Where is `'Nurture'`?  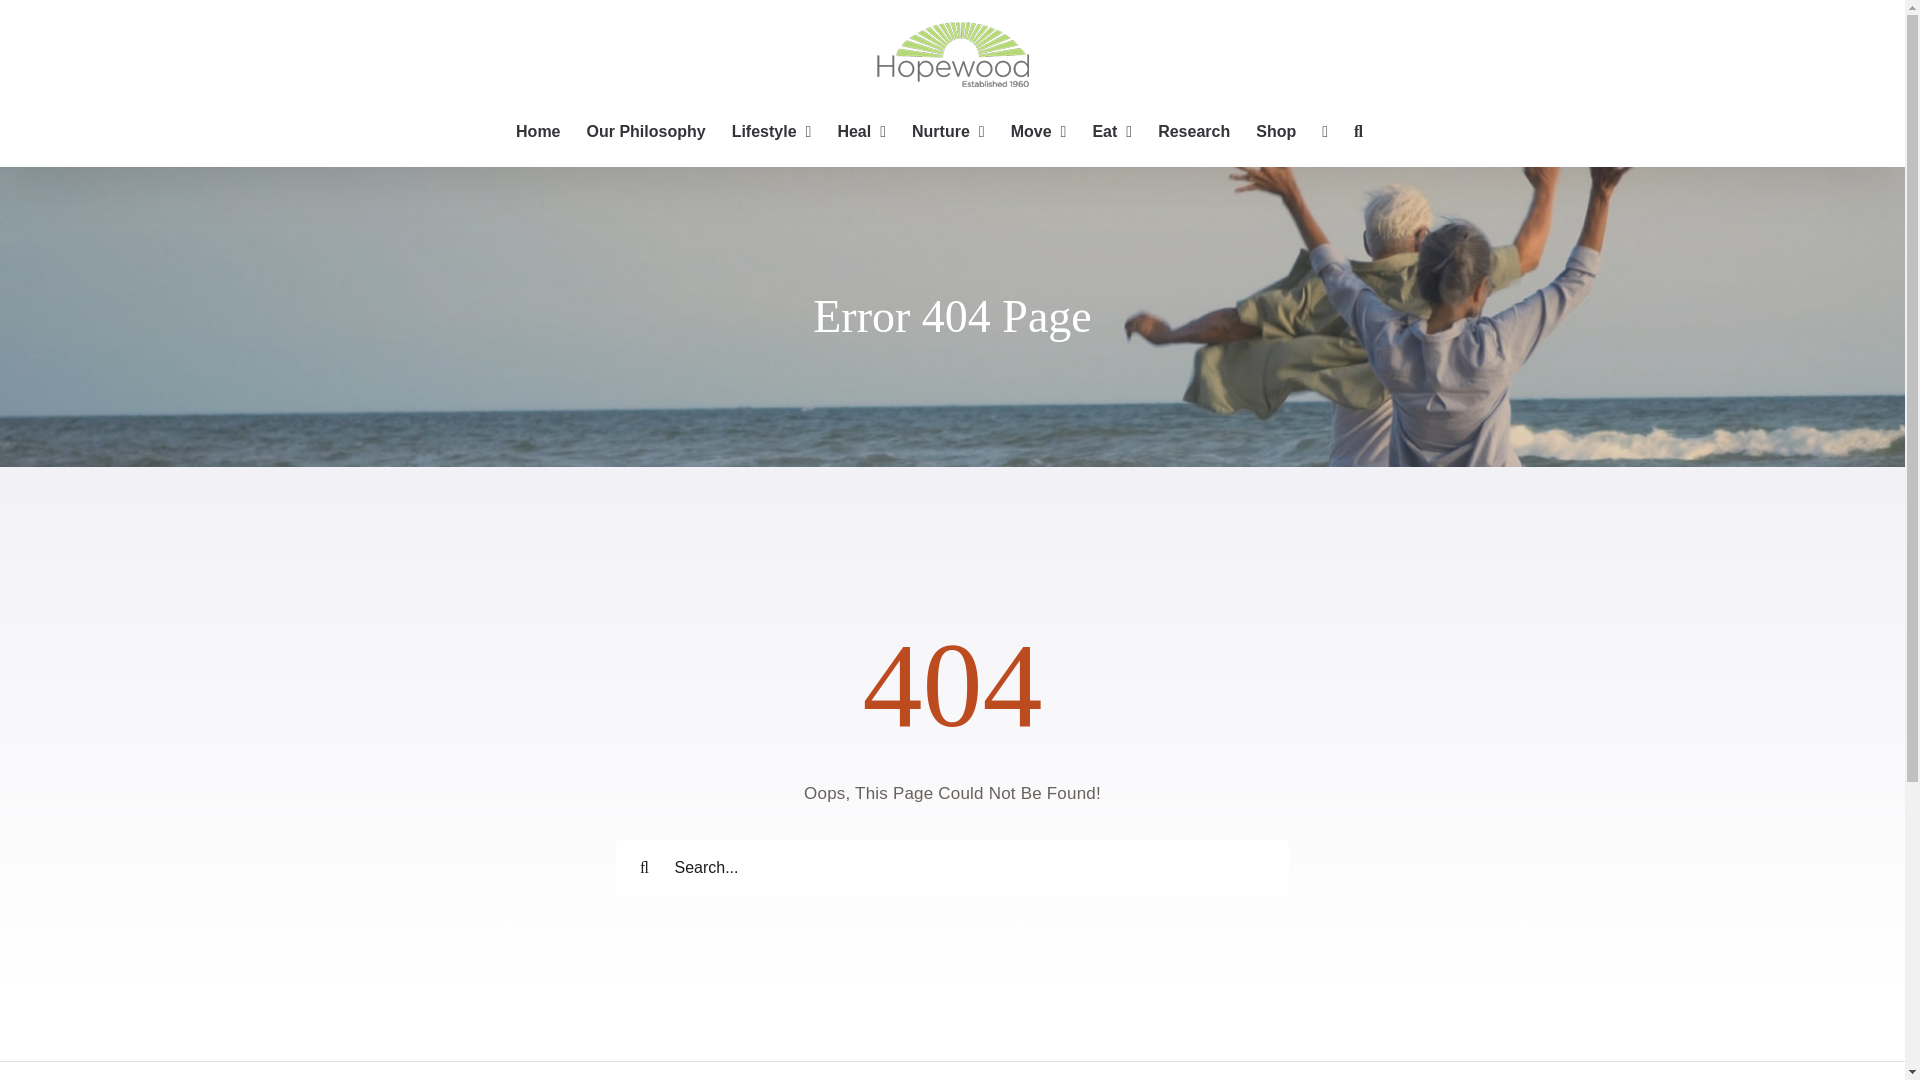 'Nurture' is located at coordinates (947, 131).